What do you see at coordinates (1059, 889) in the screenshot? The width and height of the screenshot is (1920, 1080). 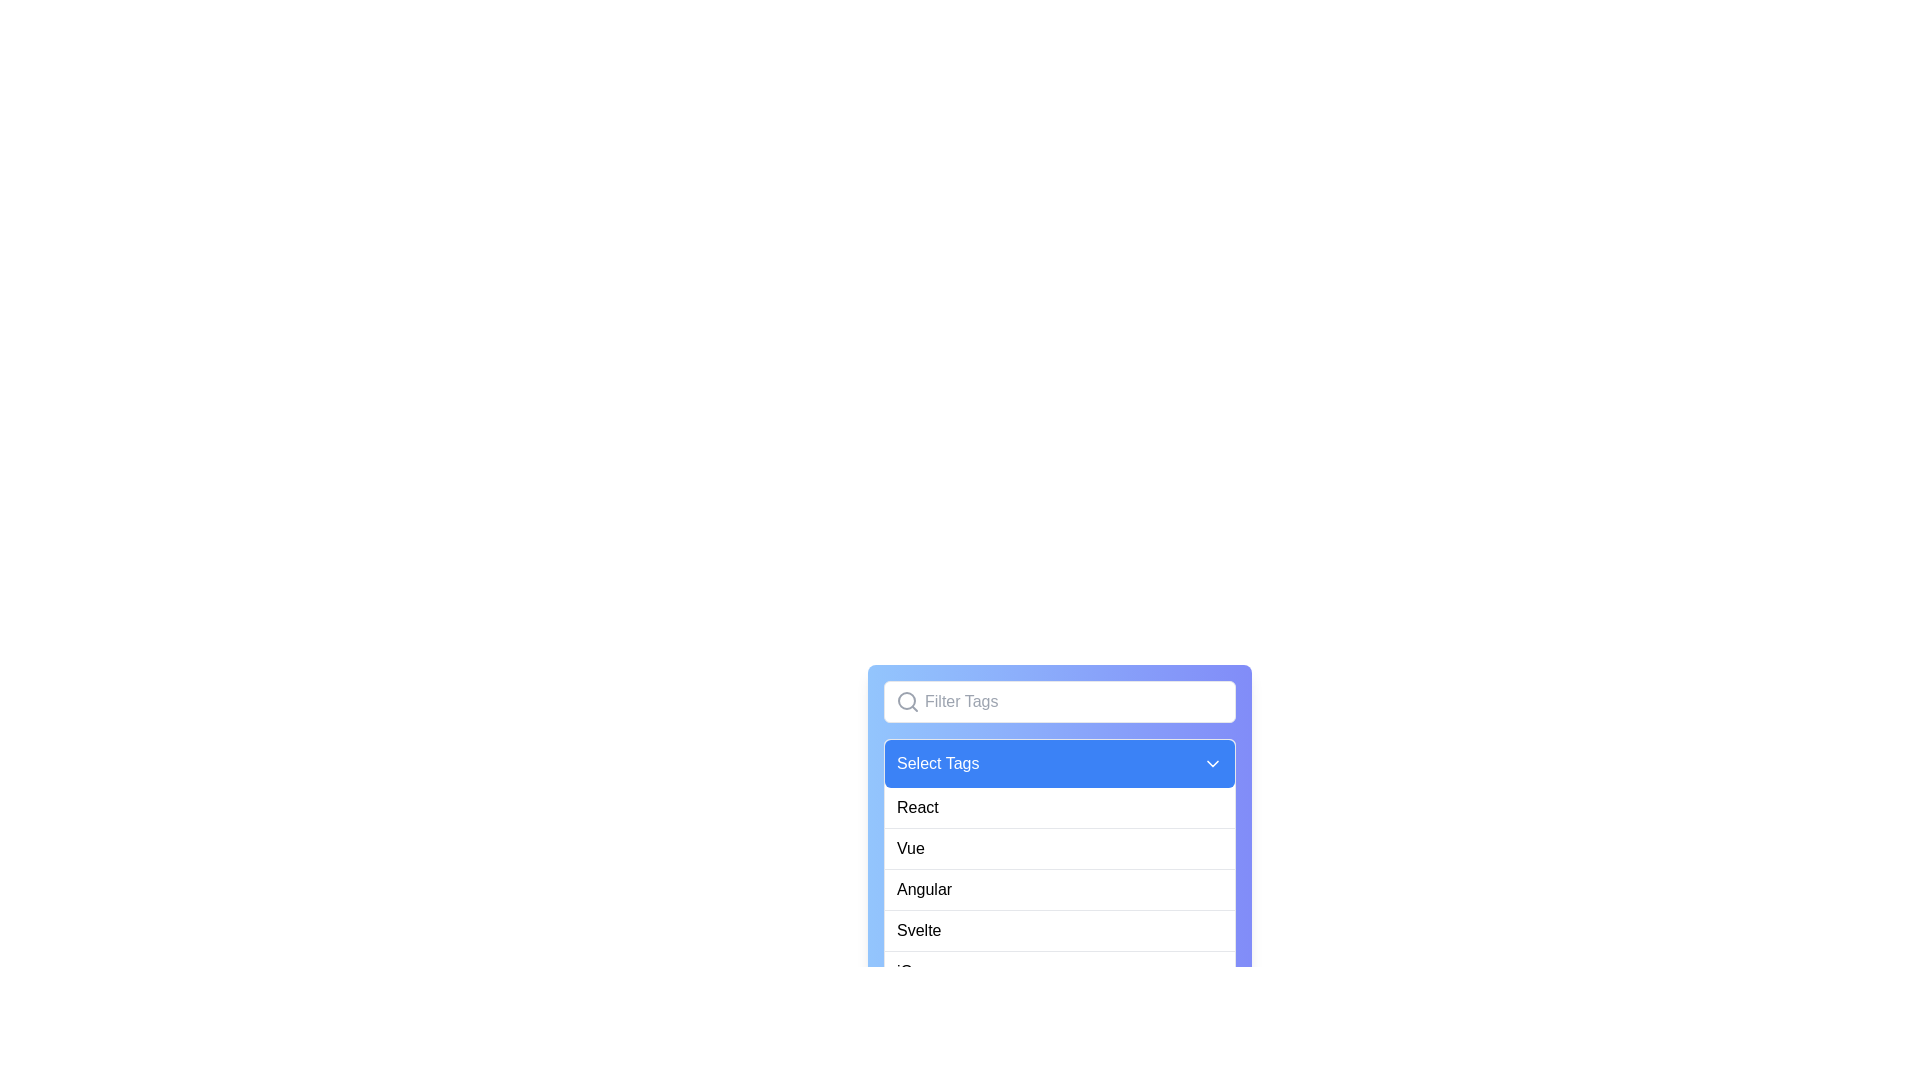 I see `the list item labeled 'Angular' in the dropdown menu to change its background color` at bounding box center [1059, 889].